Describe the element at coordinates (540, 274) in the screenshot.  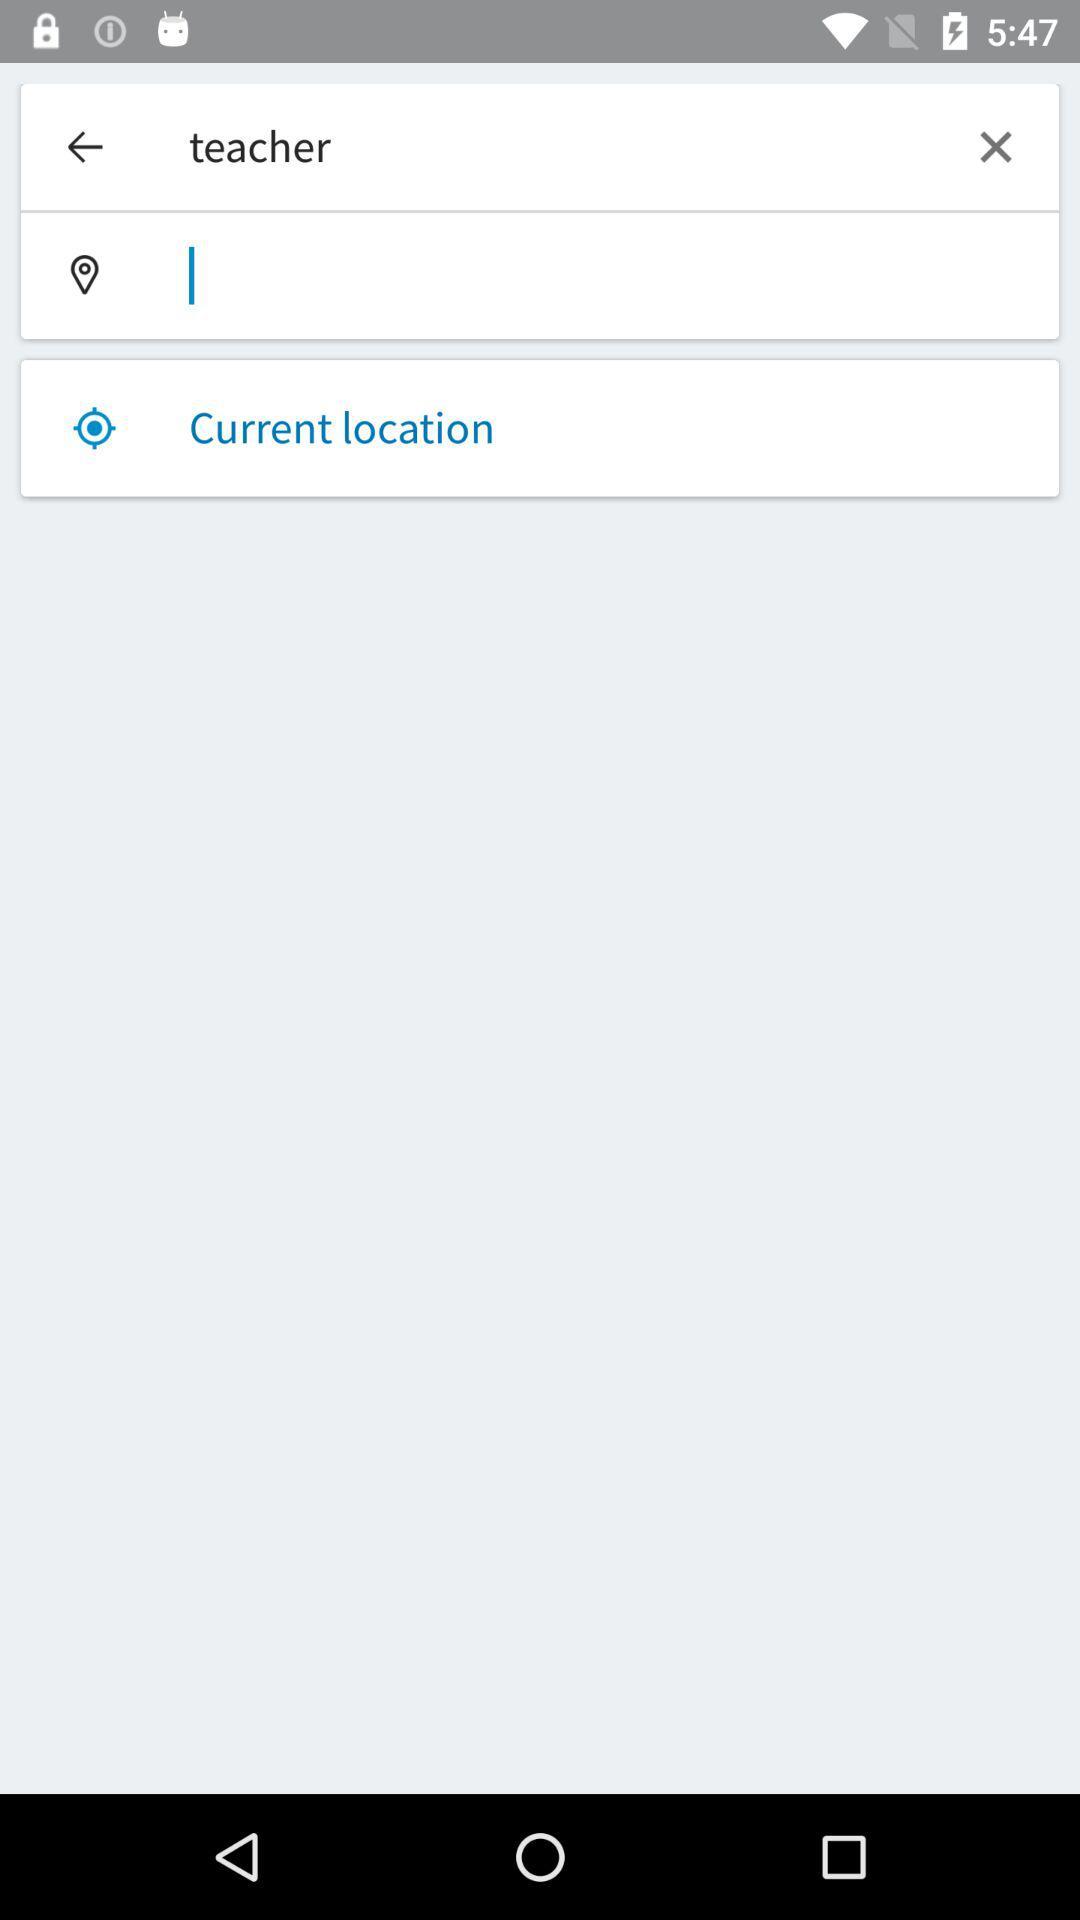
I see `location field` at that location.